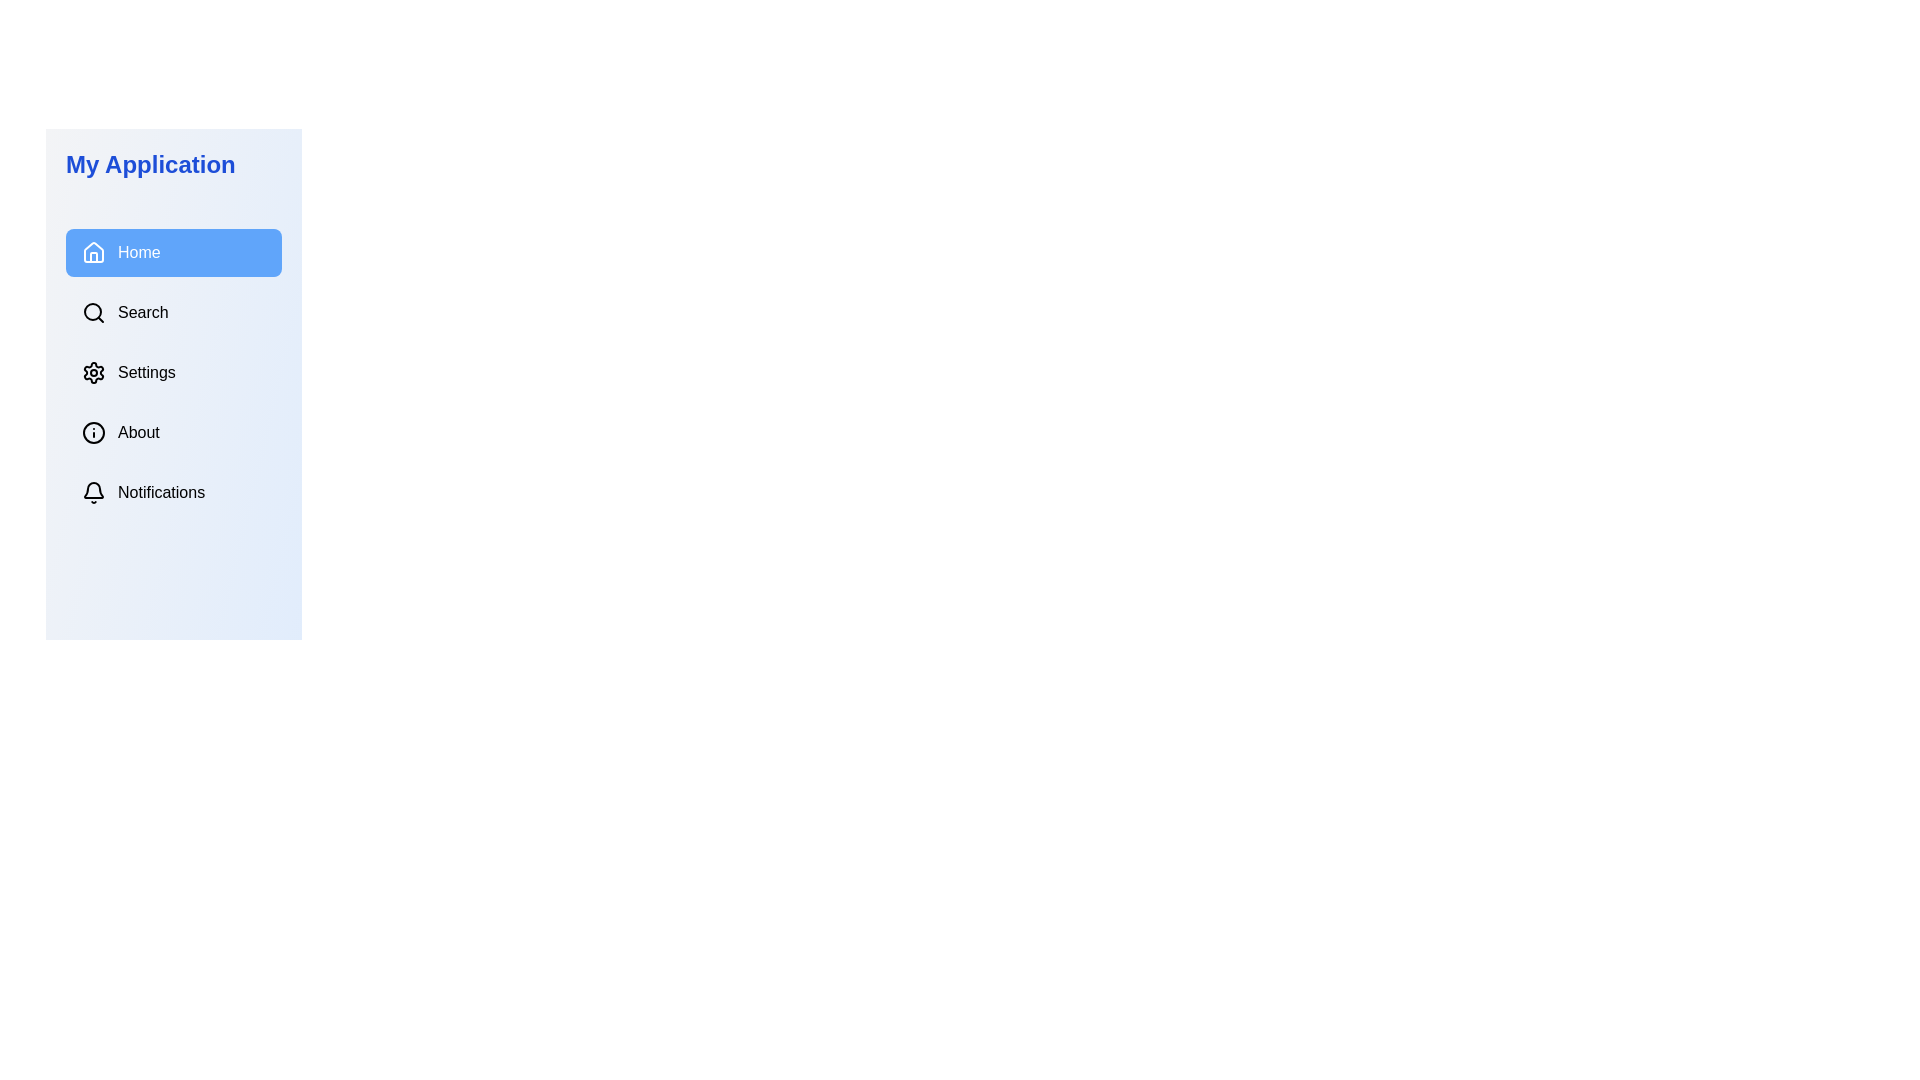  Describe the element at coordinates (93, 431) in the screenshot. I see `the decorative icon (circle in SVG) associated with the 'About' menu option located next to the text 'About'` at that location.